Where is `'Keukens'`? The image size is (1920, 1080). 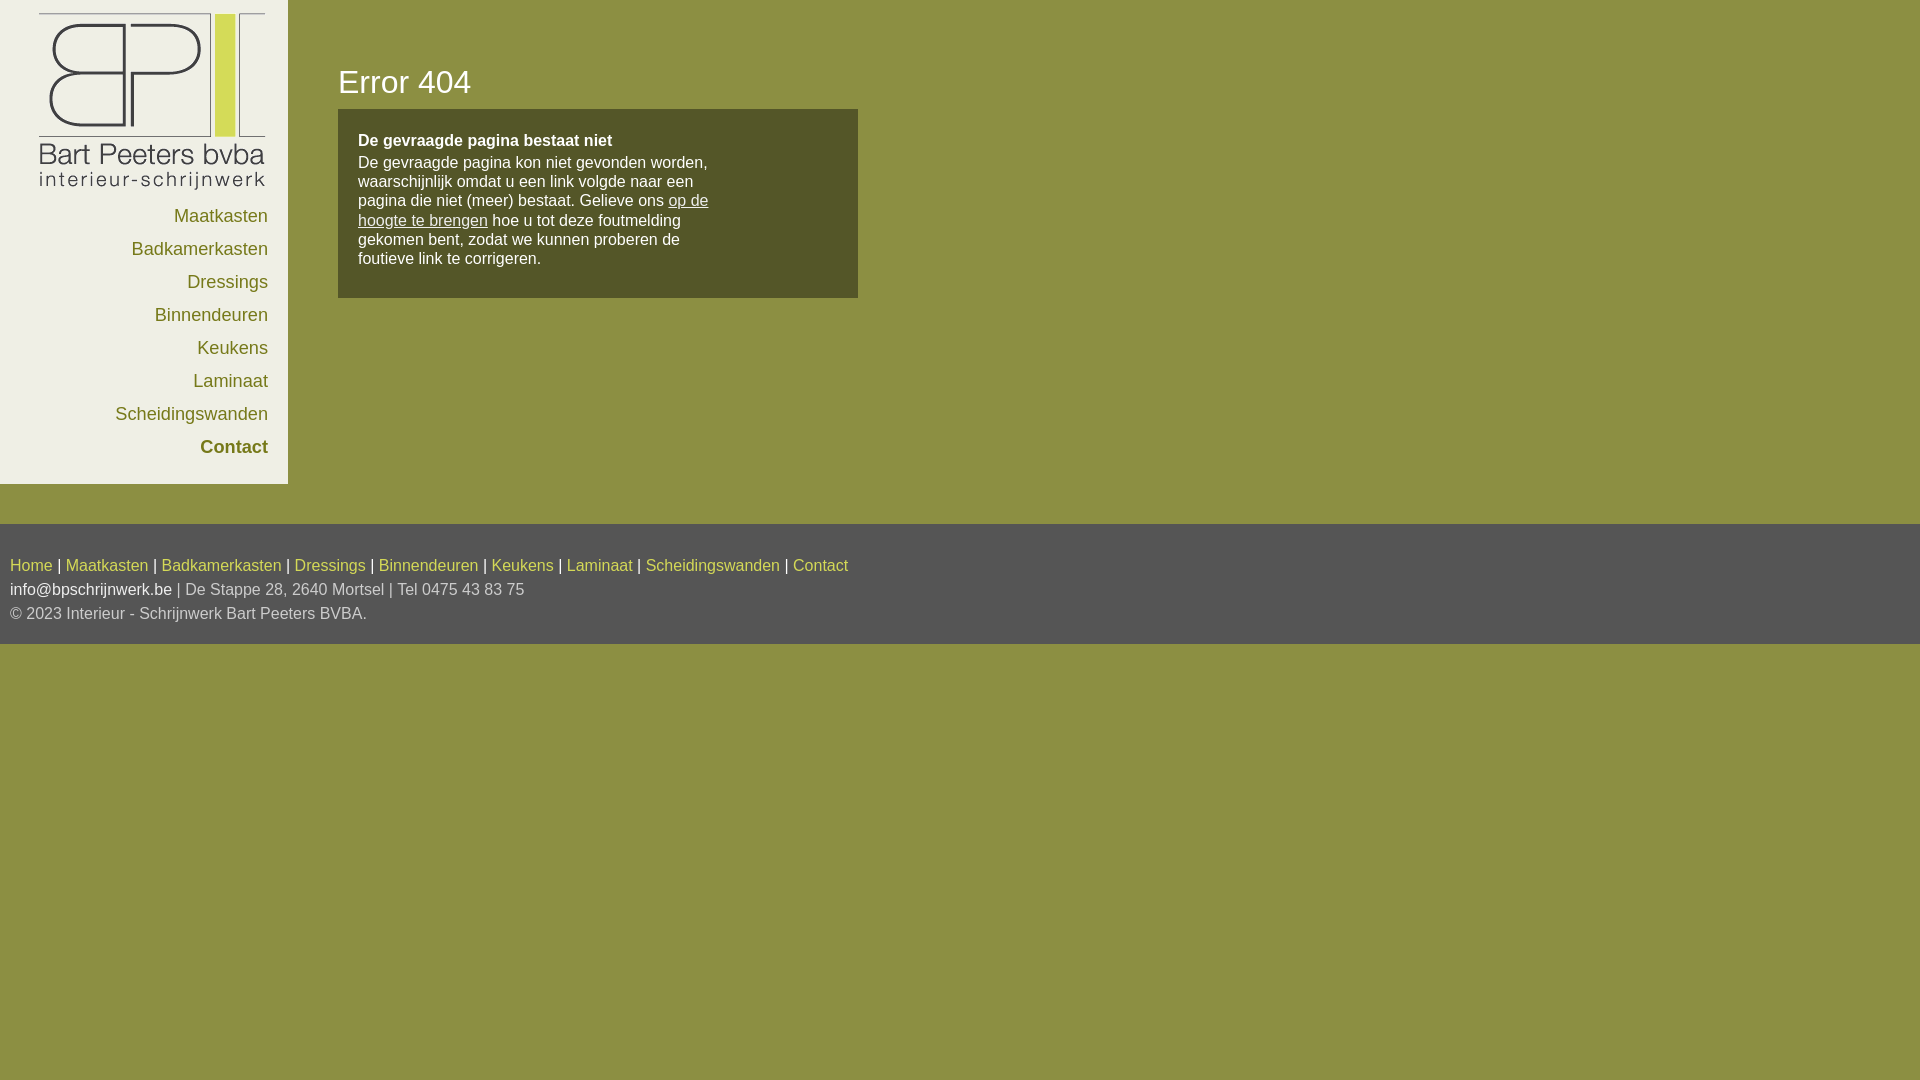
'Keukens' is located at coordinates (232, 346).